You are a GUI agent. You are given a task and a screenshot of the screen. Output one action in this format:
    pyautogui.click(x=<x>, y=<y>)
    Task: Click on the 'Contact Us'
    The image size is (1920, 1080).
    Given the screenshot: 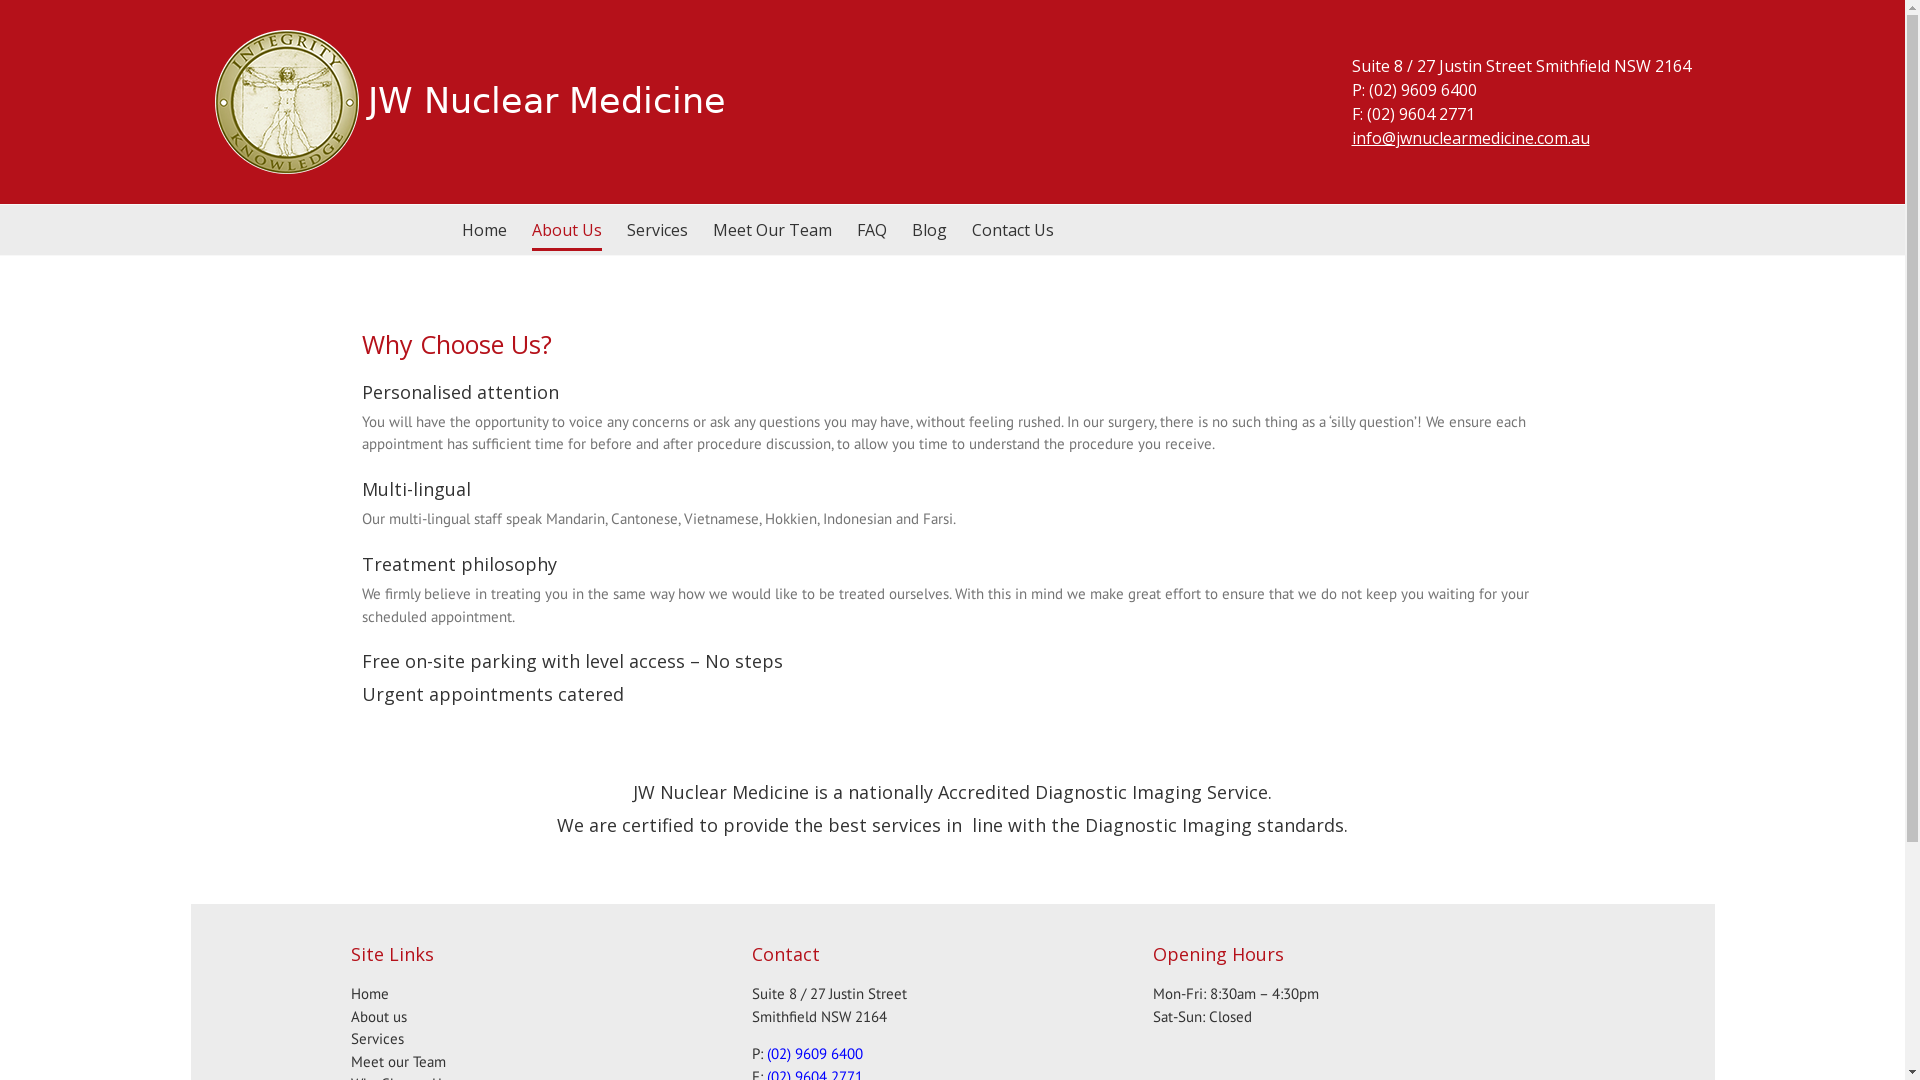 What is the action you would take?
    pyautogui.click(x=1012, y=229)
    